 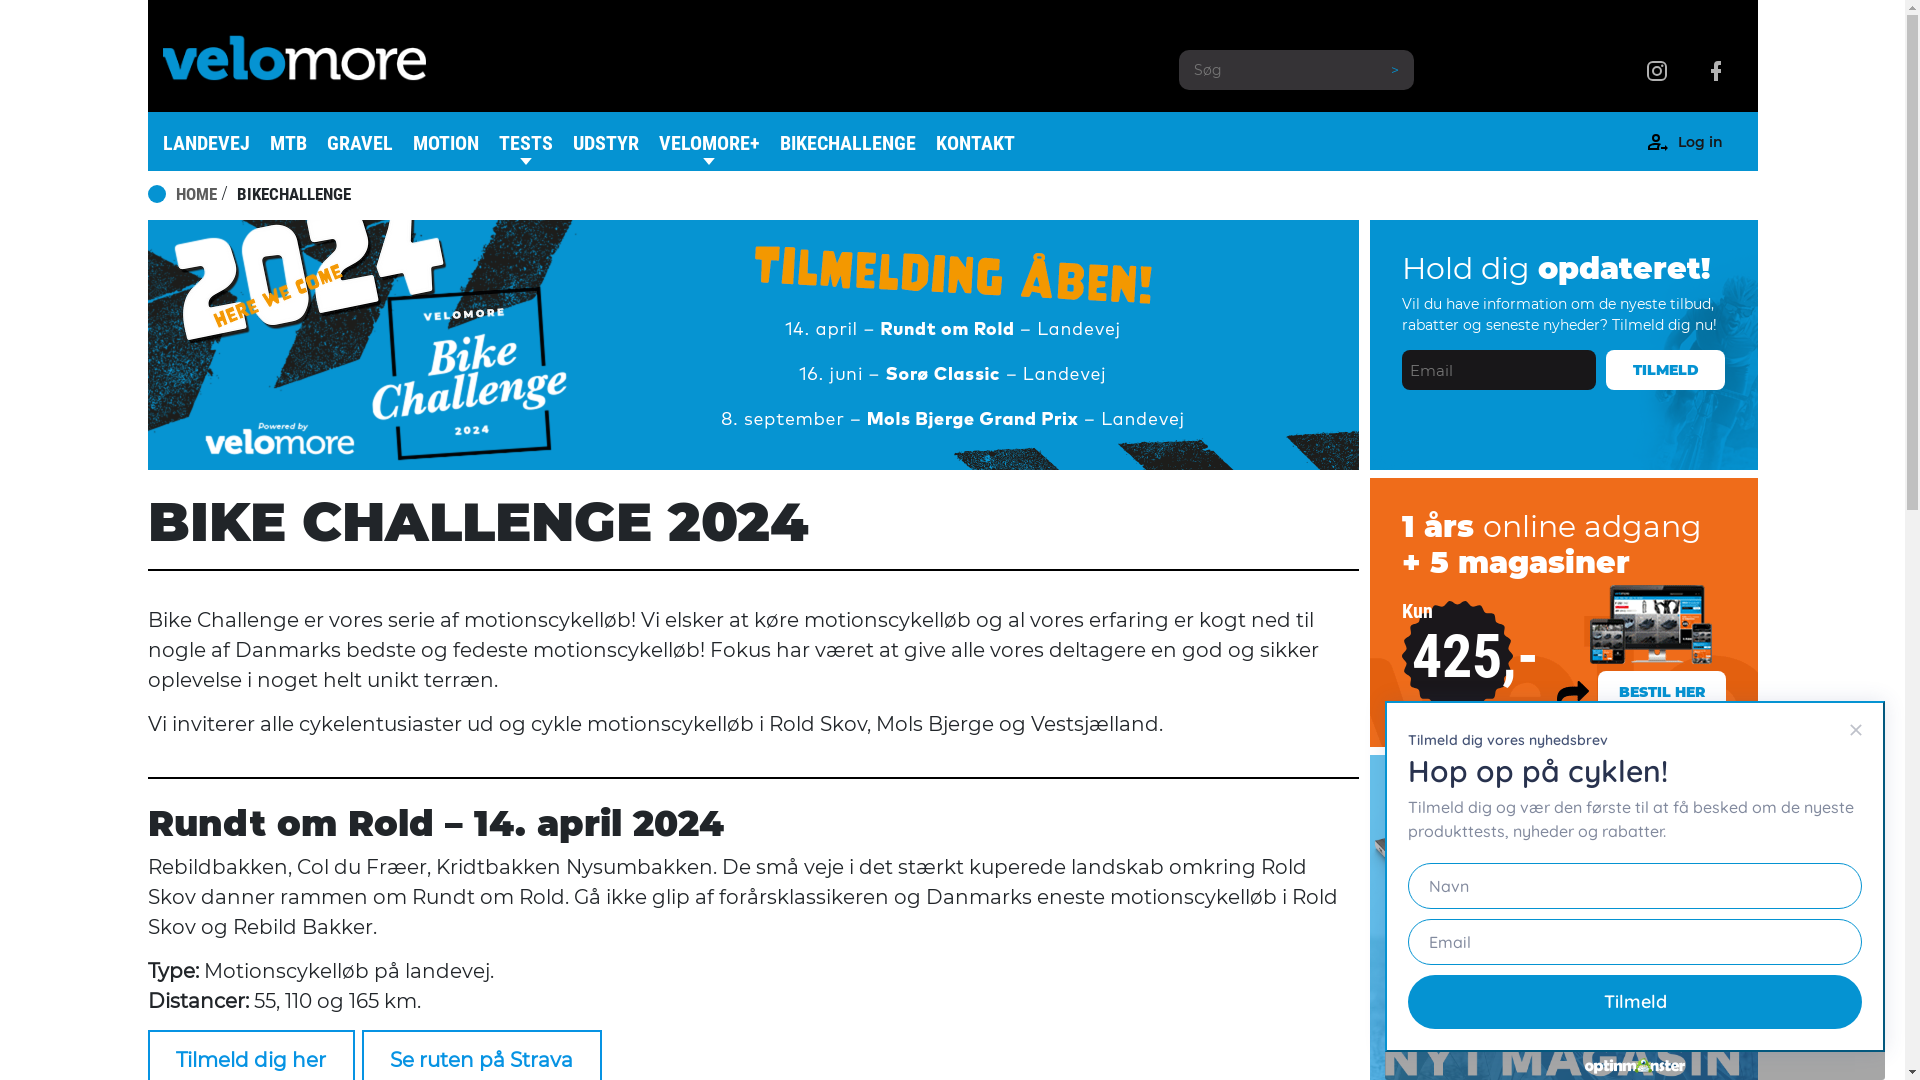 What do you see at coordinates (1699, 144) in the screenshot?
I see `'Log in'` at bounding box center [1699, 144].